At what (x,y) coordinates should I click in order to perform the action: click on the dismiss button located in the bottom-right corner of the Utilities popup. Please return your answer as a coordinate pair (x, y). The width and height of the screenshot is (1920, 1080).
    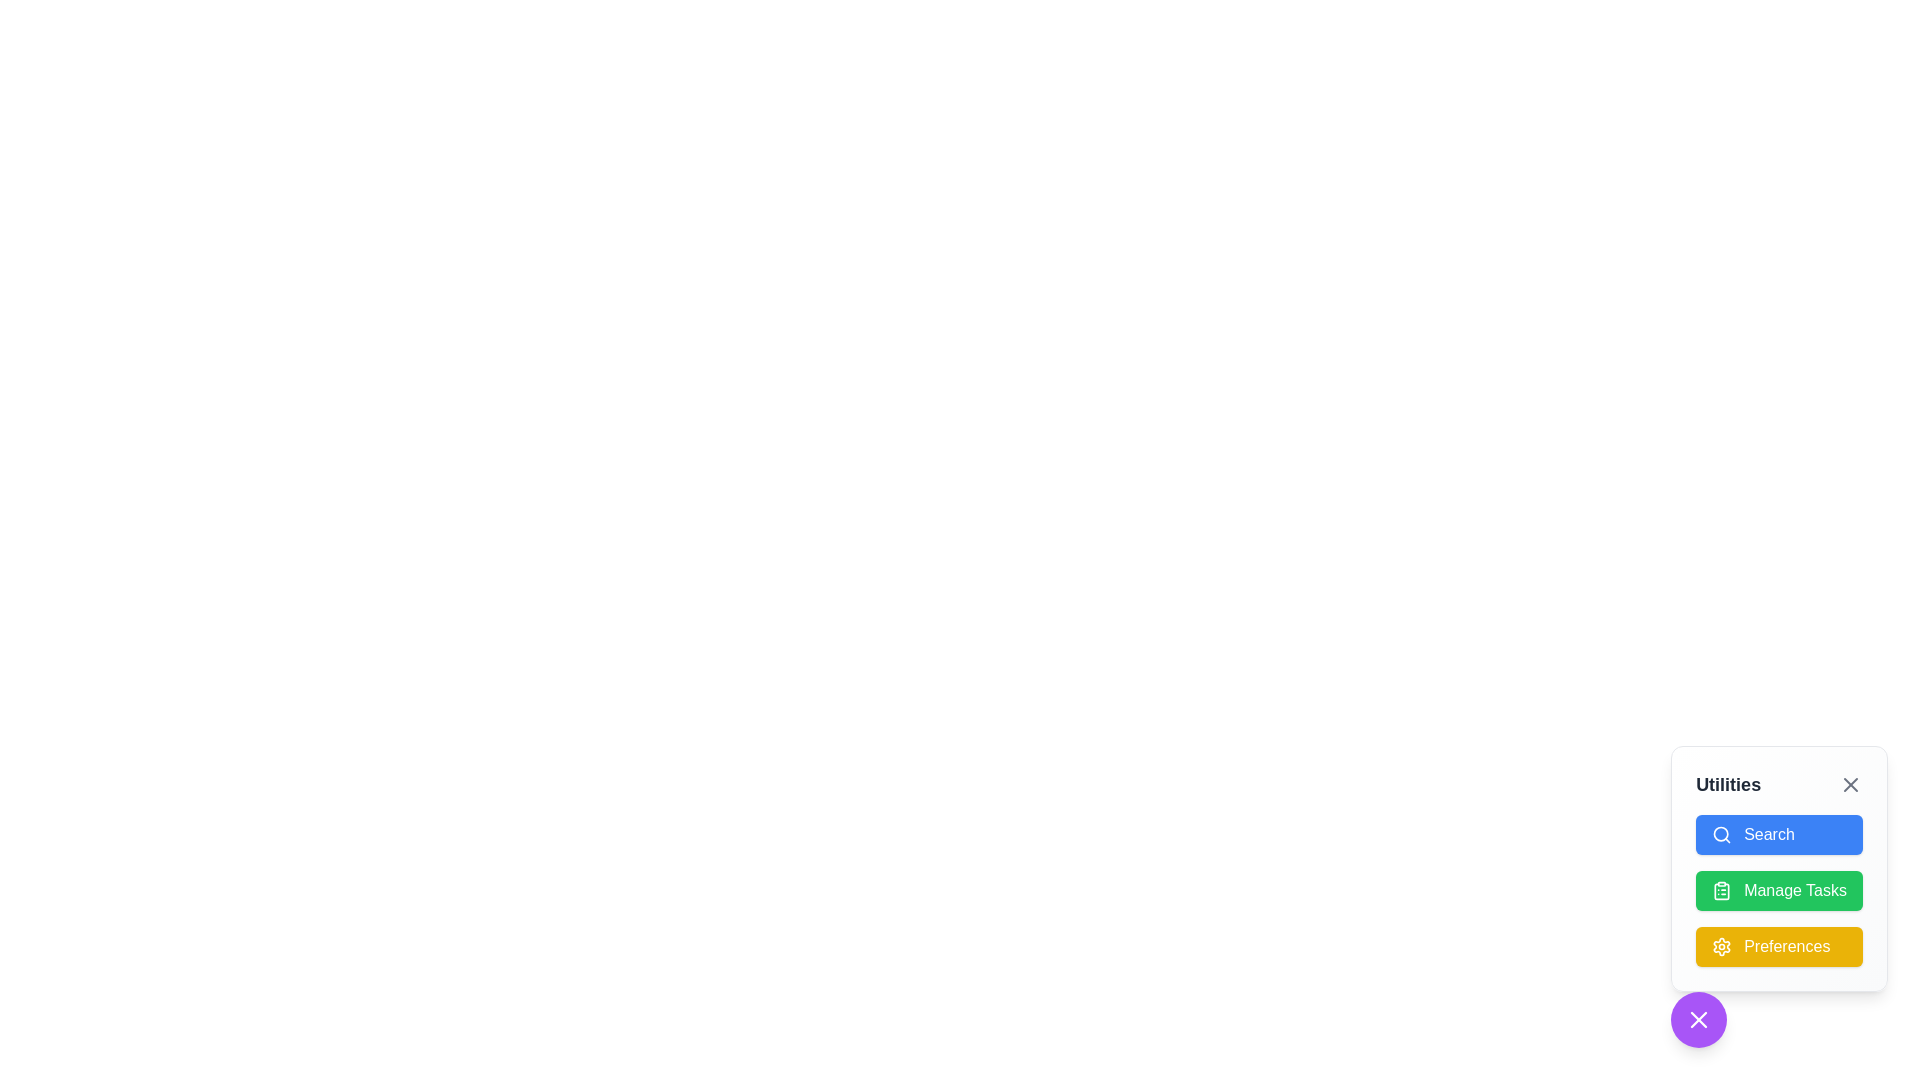
    Looking at the image, I should click on (1698, 1019).